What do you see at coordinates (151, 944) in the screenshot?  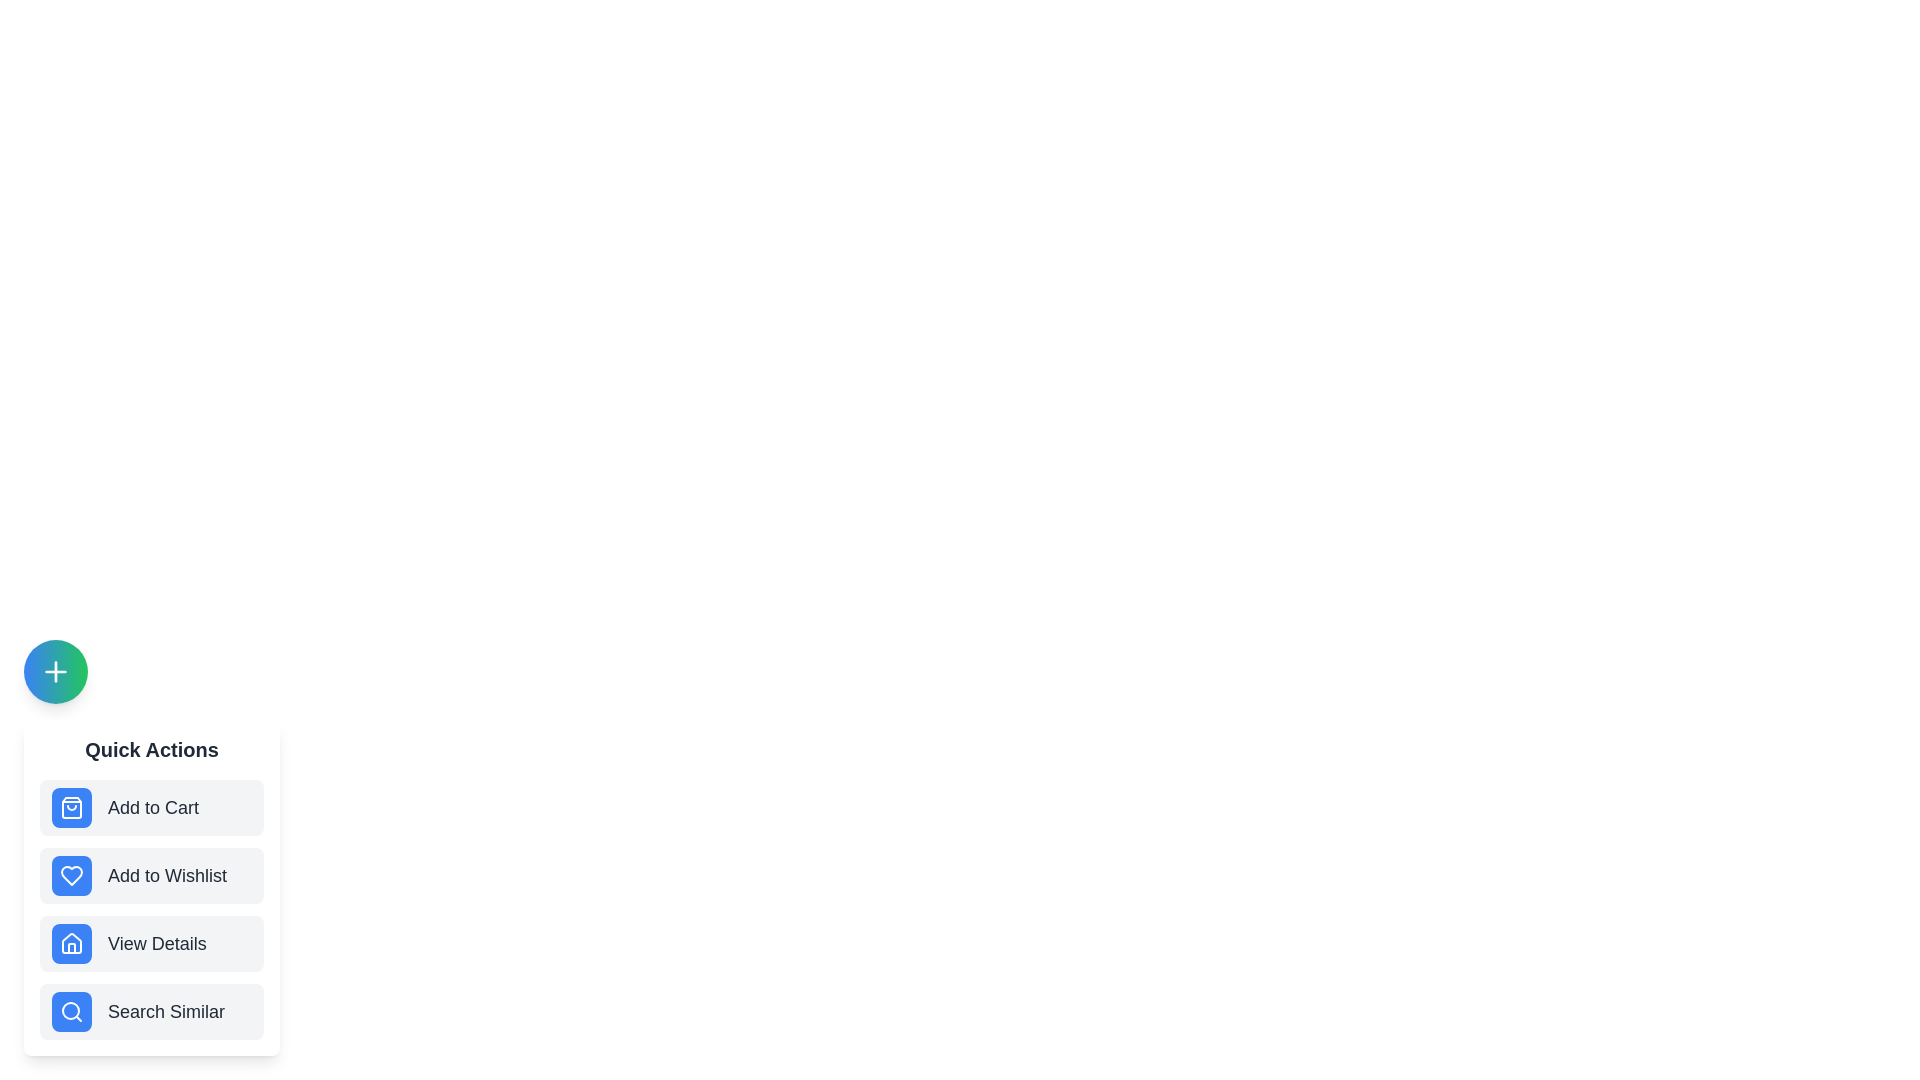 I see `the 'View Details' button in the speed dial menu` at bounding box center [151, 944].